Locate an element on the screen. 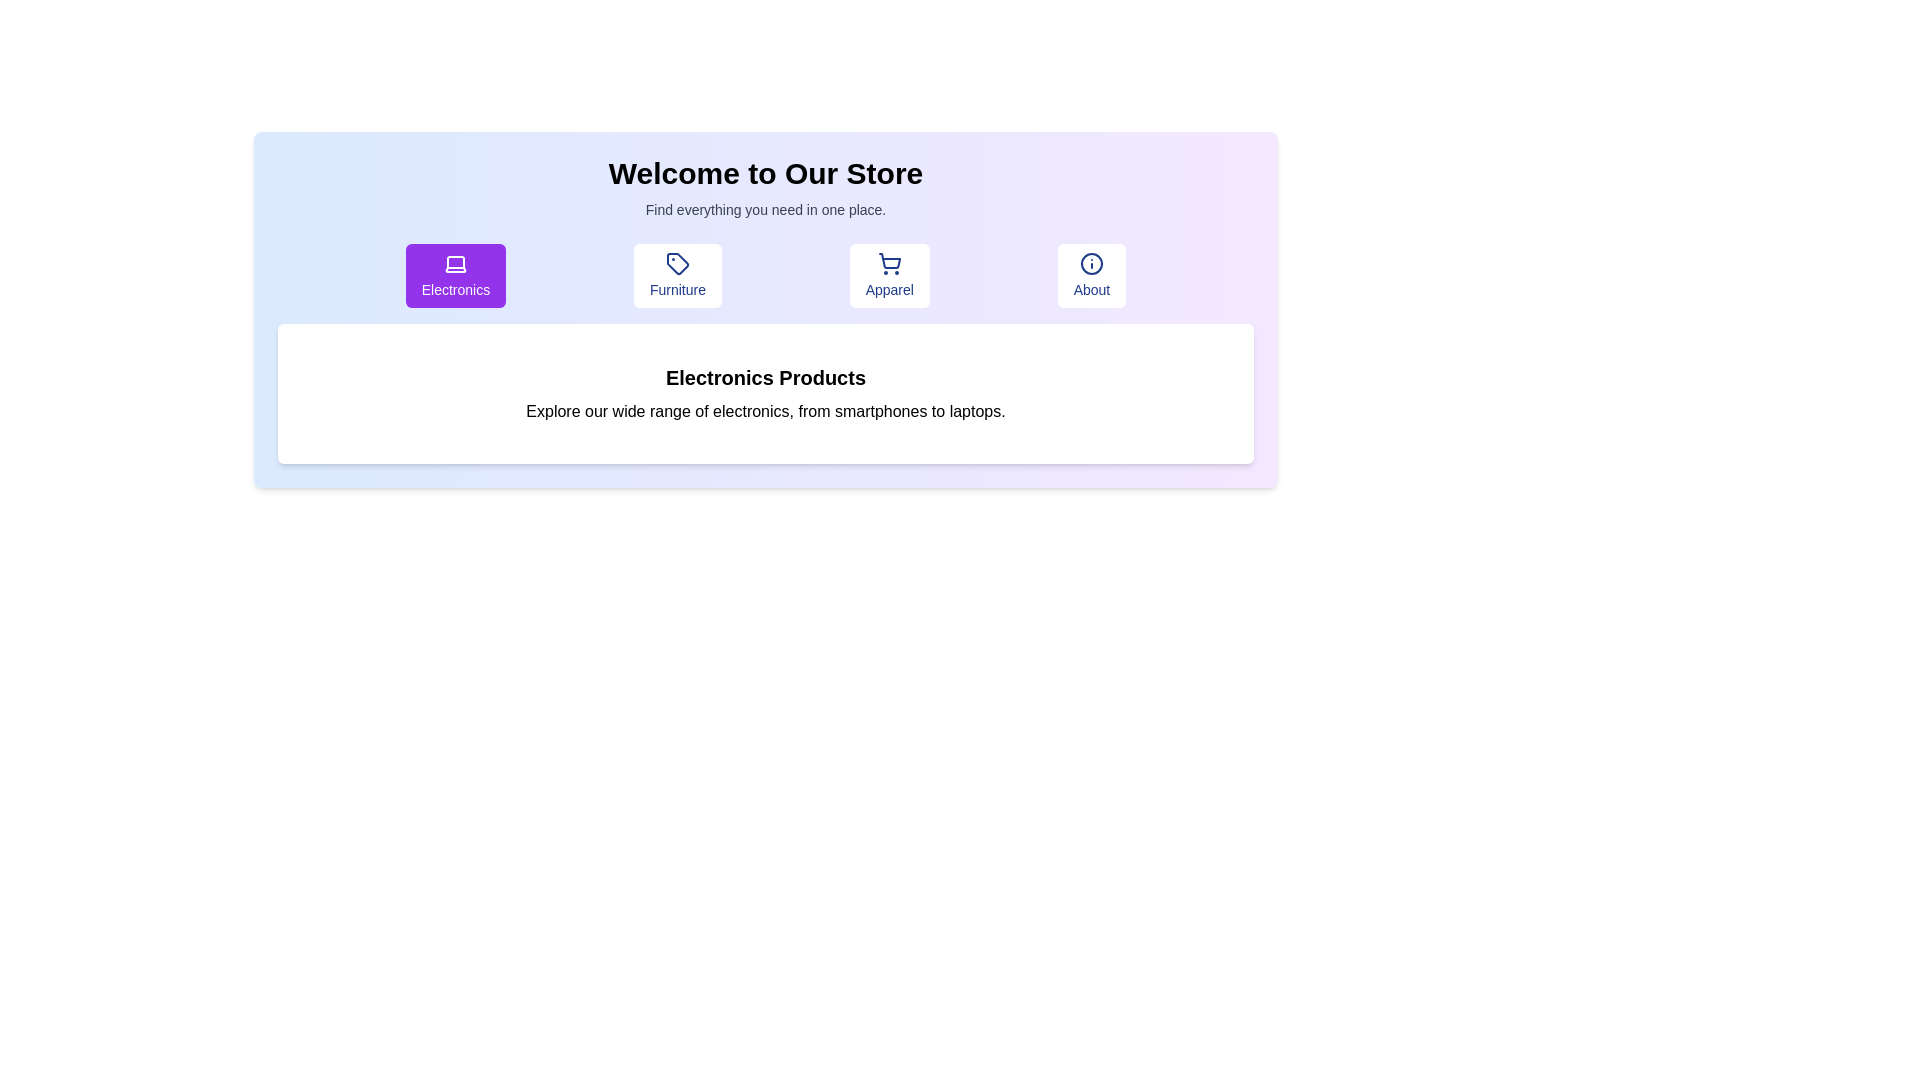 Image resolution: width=1920 pixels, height=1080 pixels. text label that displays 'Find everything you need in one place.' It is styled in gray and positioned below the bold title 'Welcome to Our Store.' is located at coordinates (765, 209).